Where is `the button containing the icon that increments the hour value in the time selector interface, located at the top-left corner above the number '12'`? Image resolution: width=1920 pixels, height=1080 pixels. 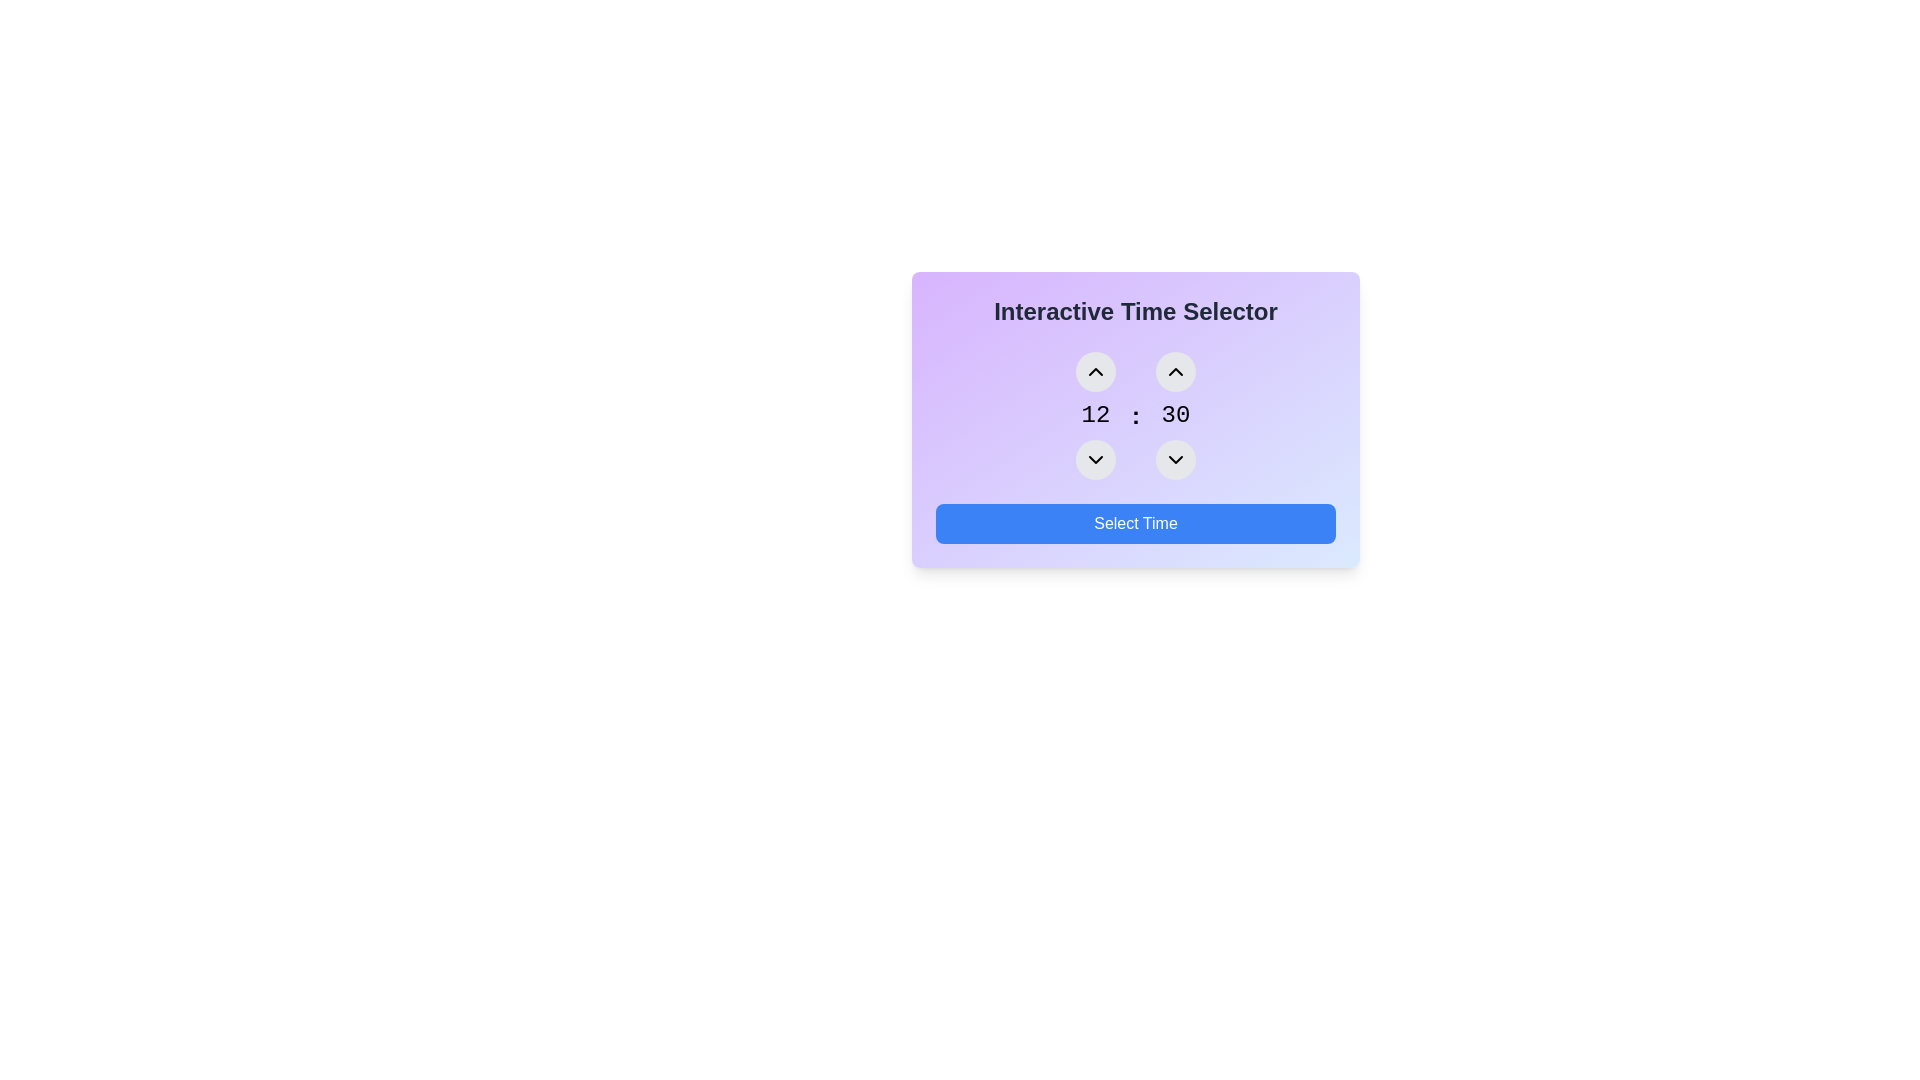
the button containing the icon that increments the hour value in the time selector interface, located at the top-left corner above the number '12' is located at coordinates (1094, 371).